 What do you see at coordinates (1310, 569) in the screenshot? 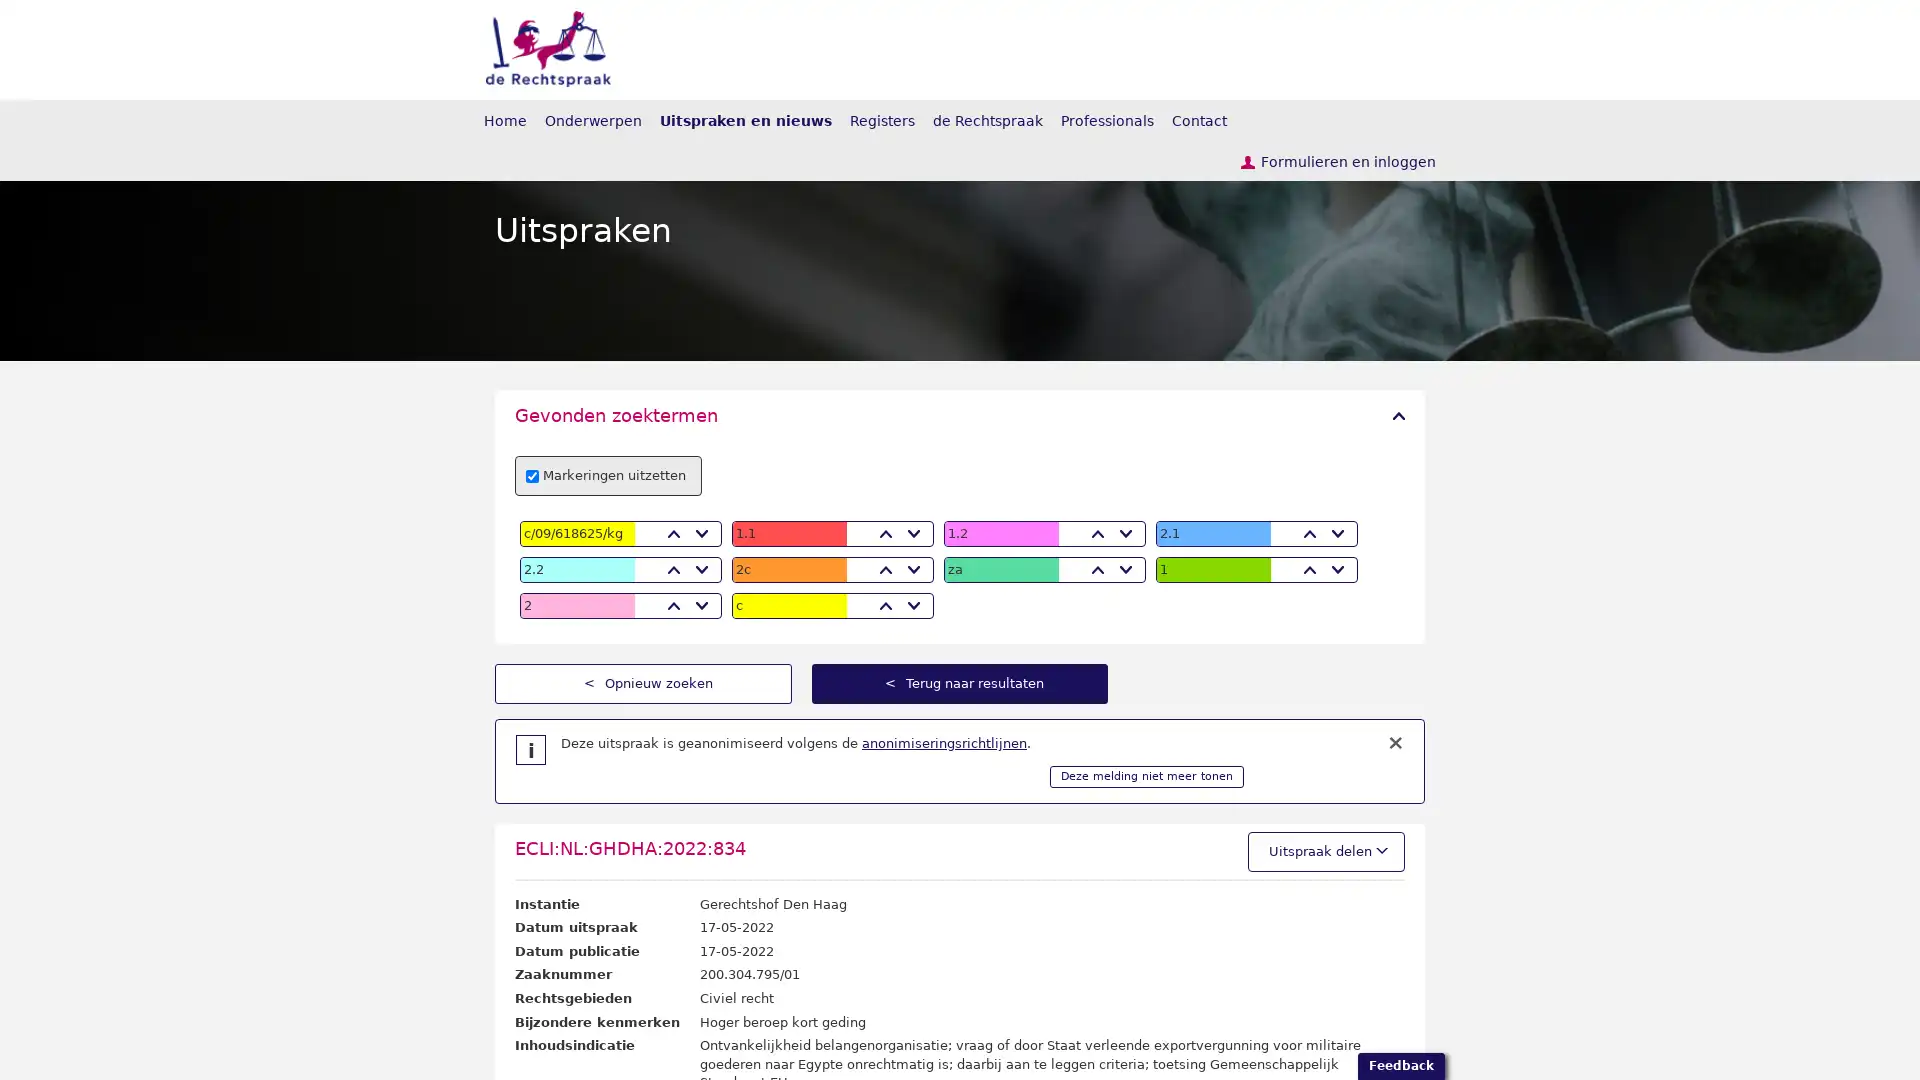
I see `Vorige zoek term` at bounding box center [1310, 569].